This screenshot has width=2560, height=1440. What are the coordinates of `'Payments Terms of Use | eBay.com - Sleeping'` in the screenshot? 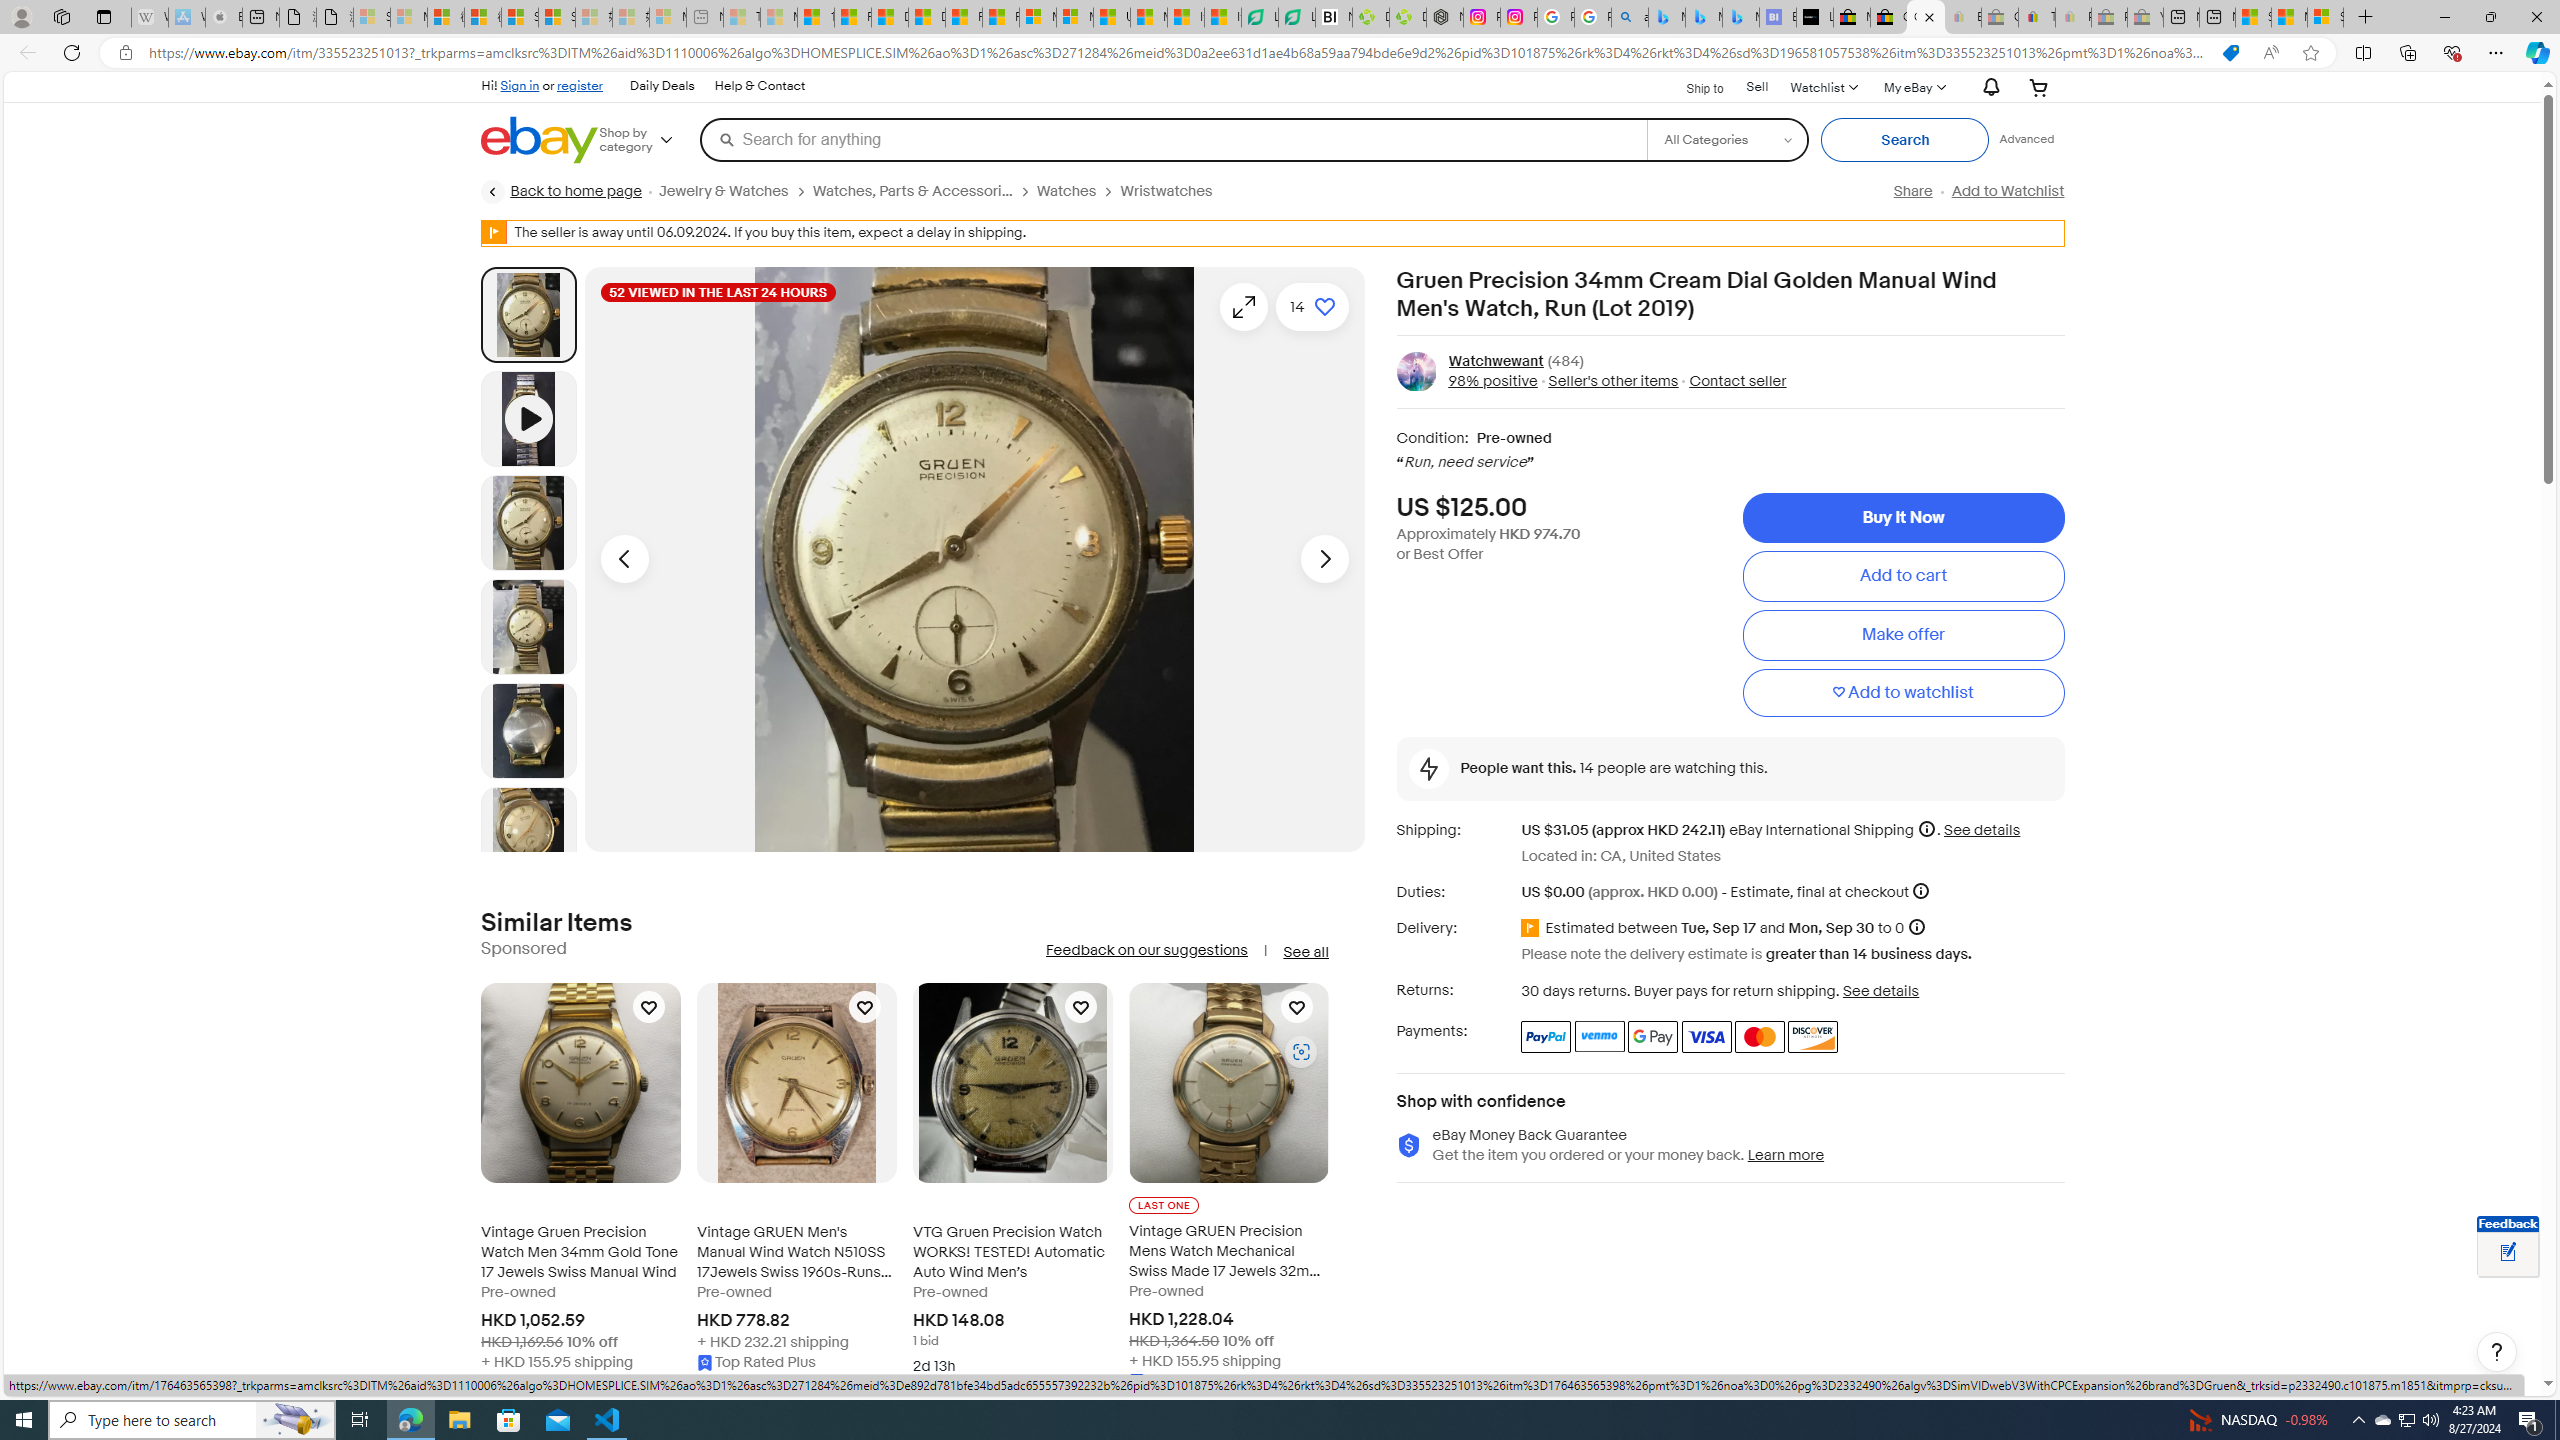 It's located at (2072, 16).